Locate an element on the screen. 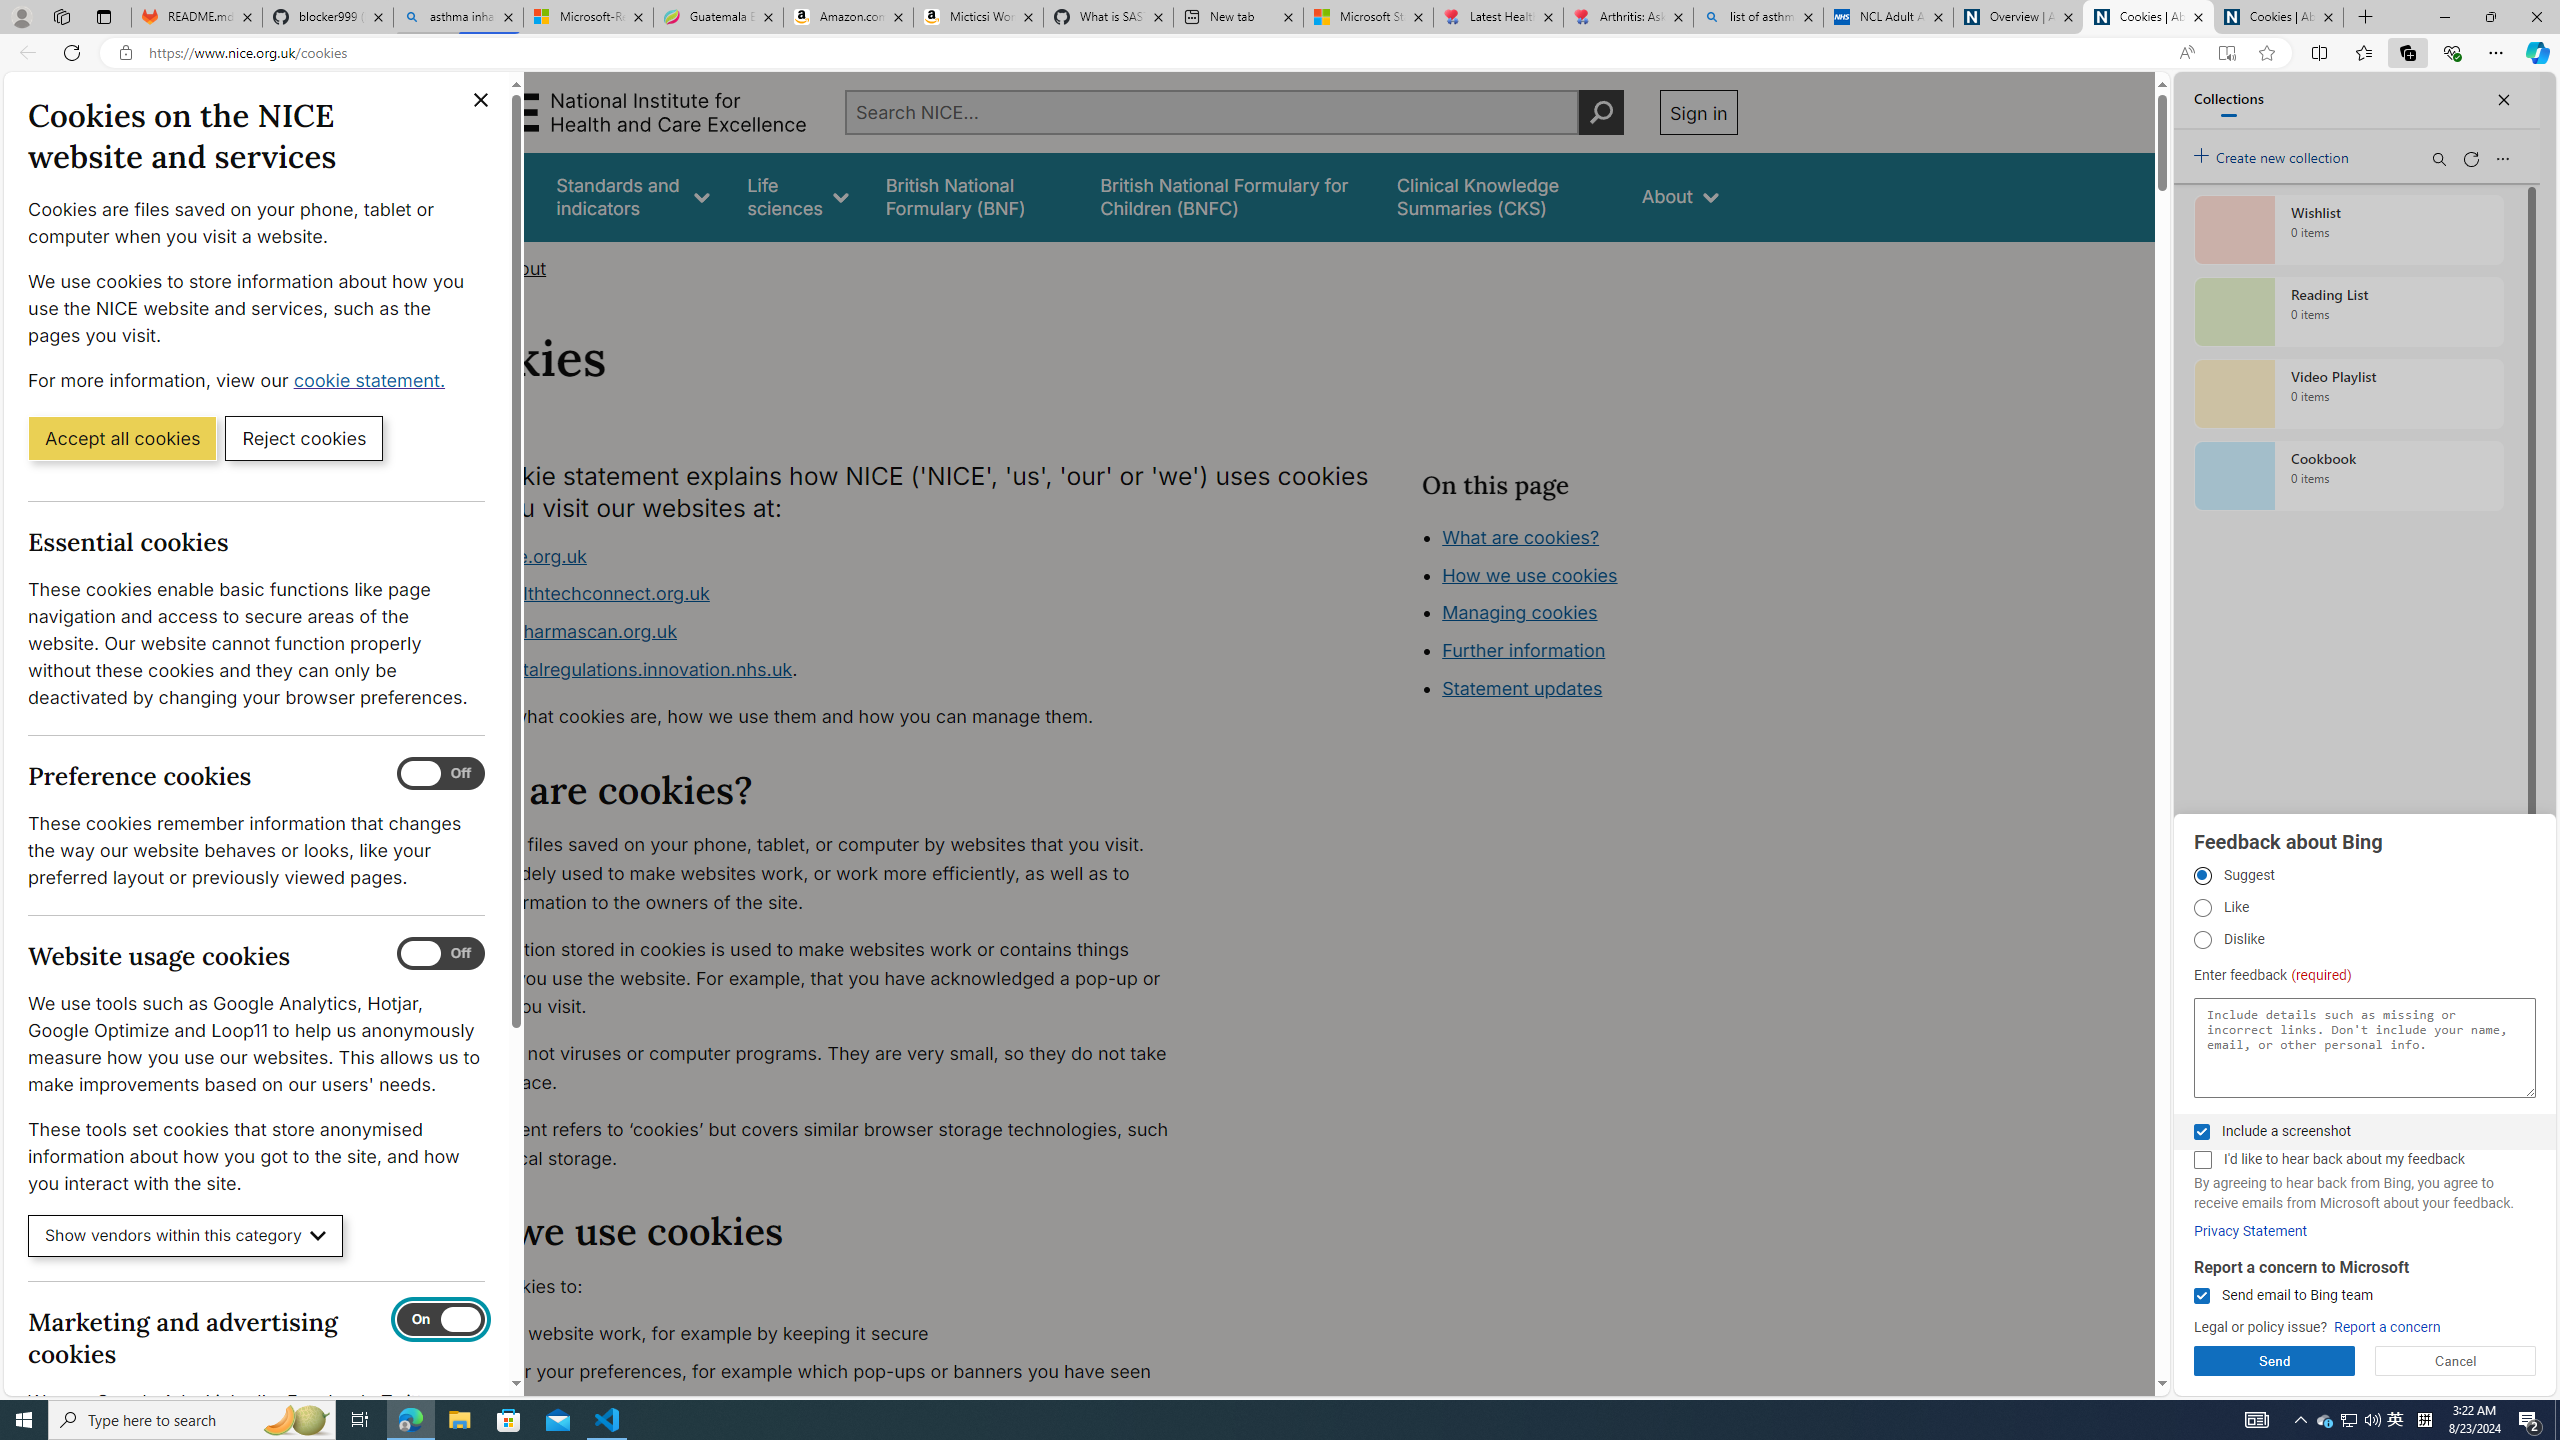 This screenshot has height=1440, width=2560. 'I' is located at coordinates (2201, 1158).